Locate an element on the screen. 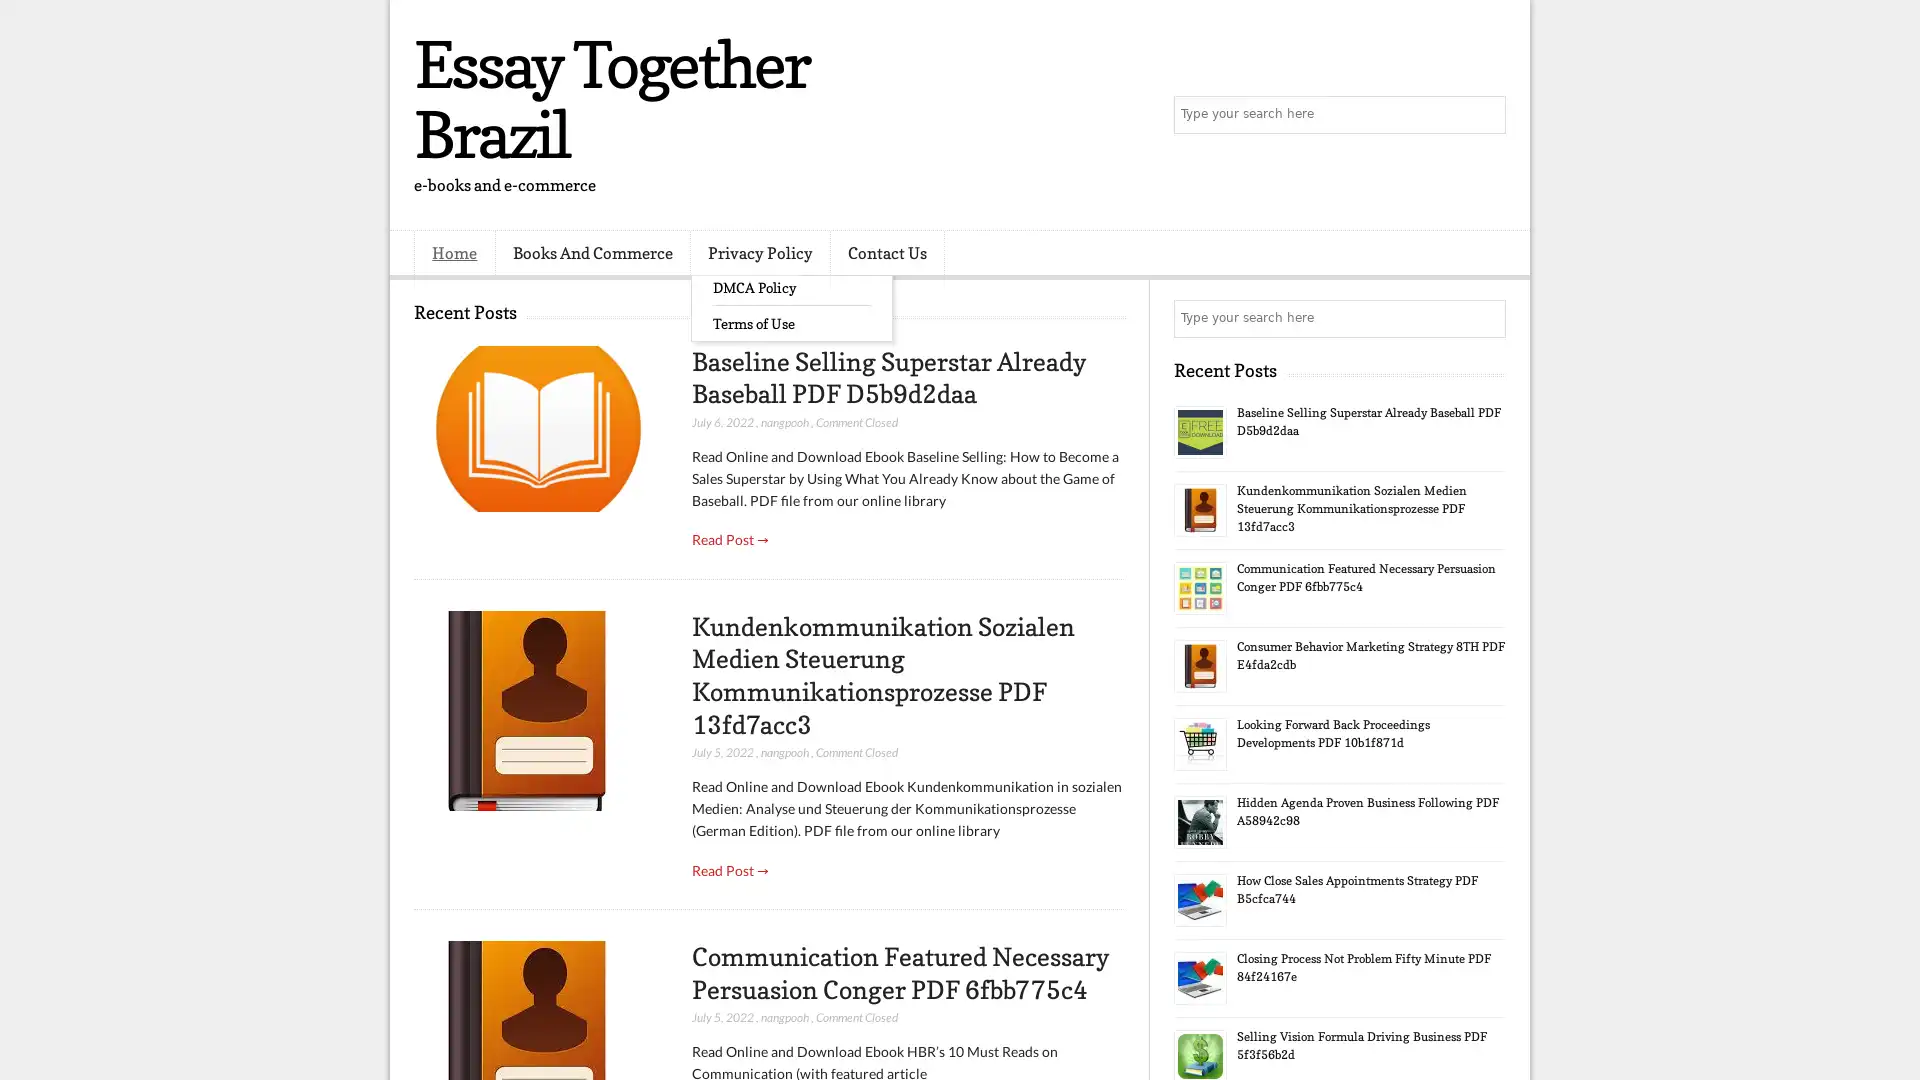 The image size is (1920, 1080). Search is located at coordinates (1485, 318).